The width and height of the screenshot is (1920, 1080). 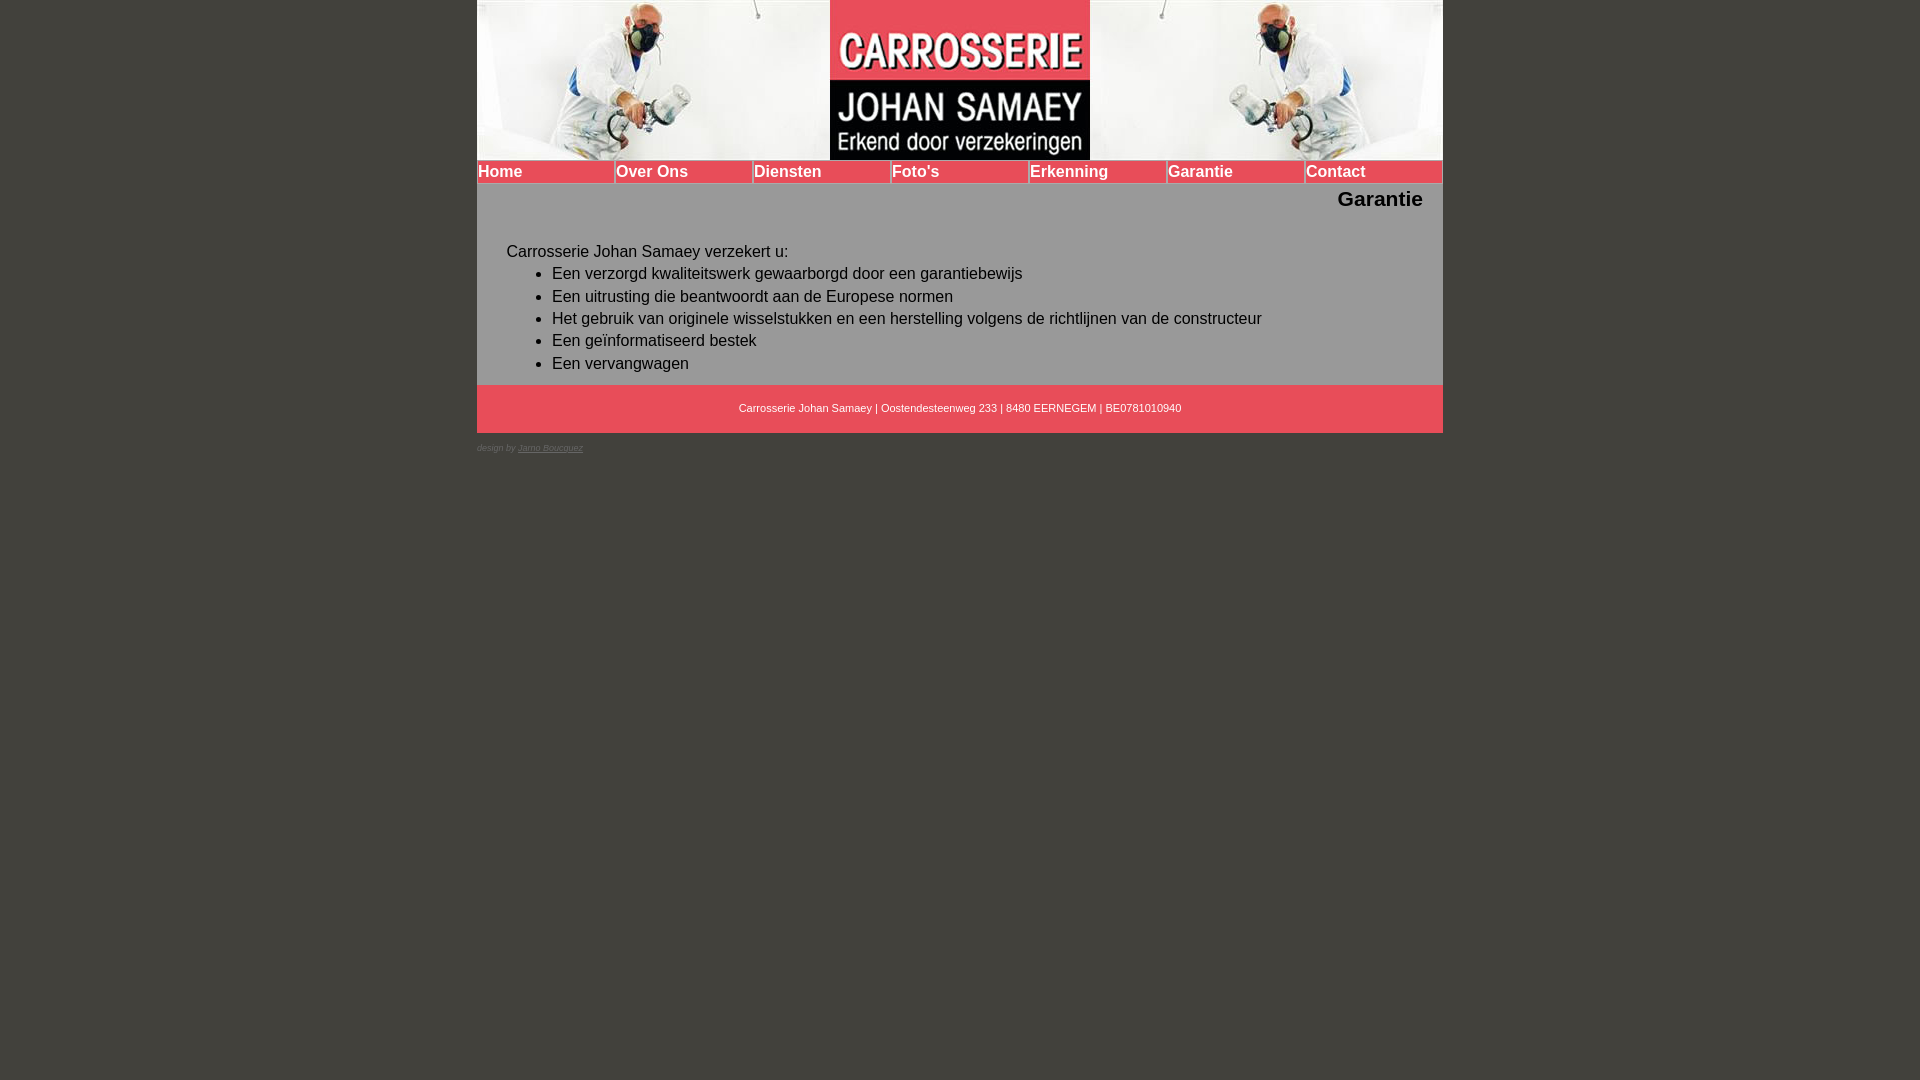 What do you see at coordinates (1372, 171) in the screenshot?
I see `'Contact'` at bounding box center [1372, 171].